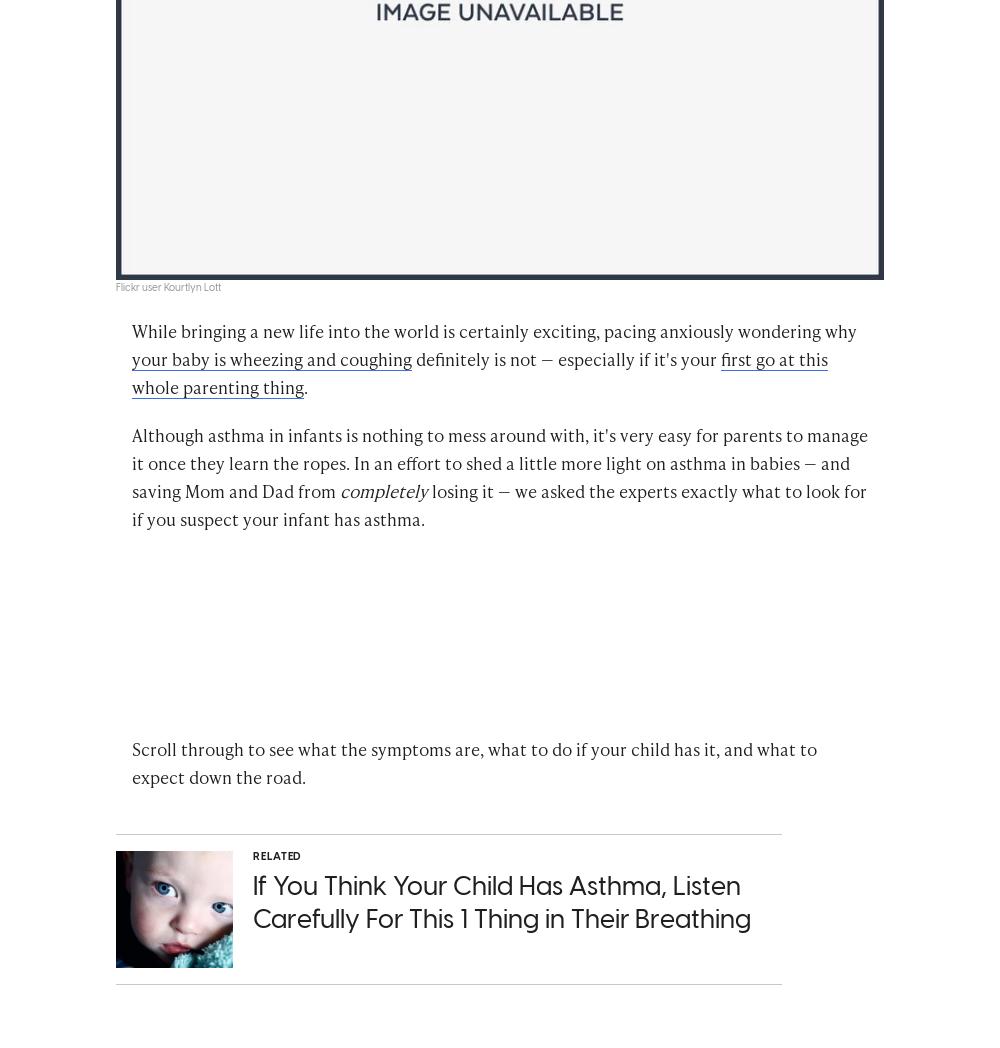 Image resolution: width=1000 pixels, height=1048 pixels. I want to click on 'completely', so click(384, 493).